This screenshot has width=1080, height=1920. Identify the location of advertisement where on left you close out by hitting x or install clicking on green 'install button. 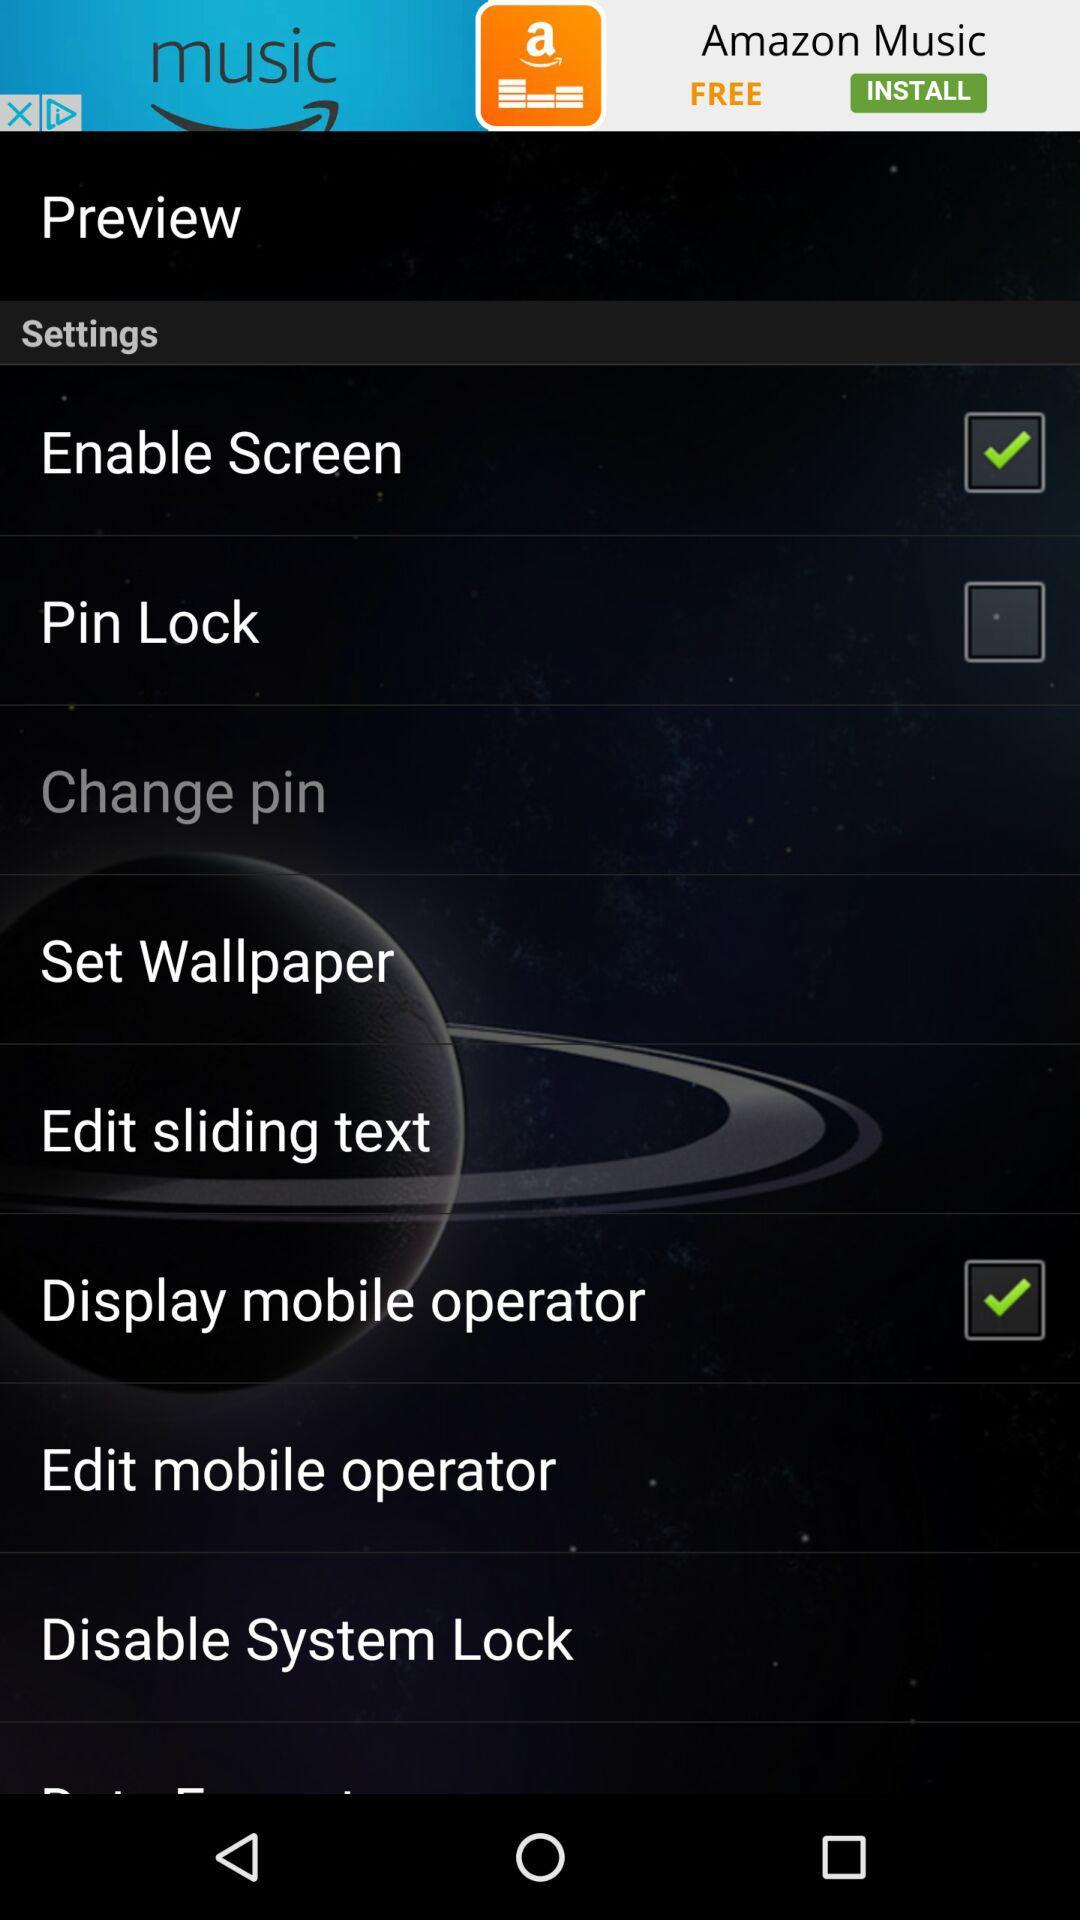
(540, 65).